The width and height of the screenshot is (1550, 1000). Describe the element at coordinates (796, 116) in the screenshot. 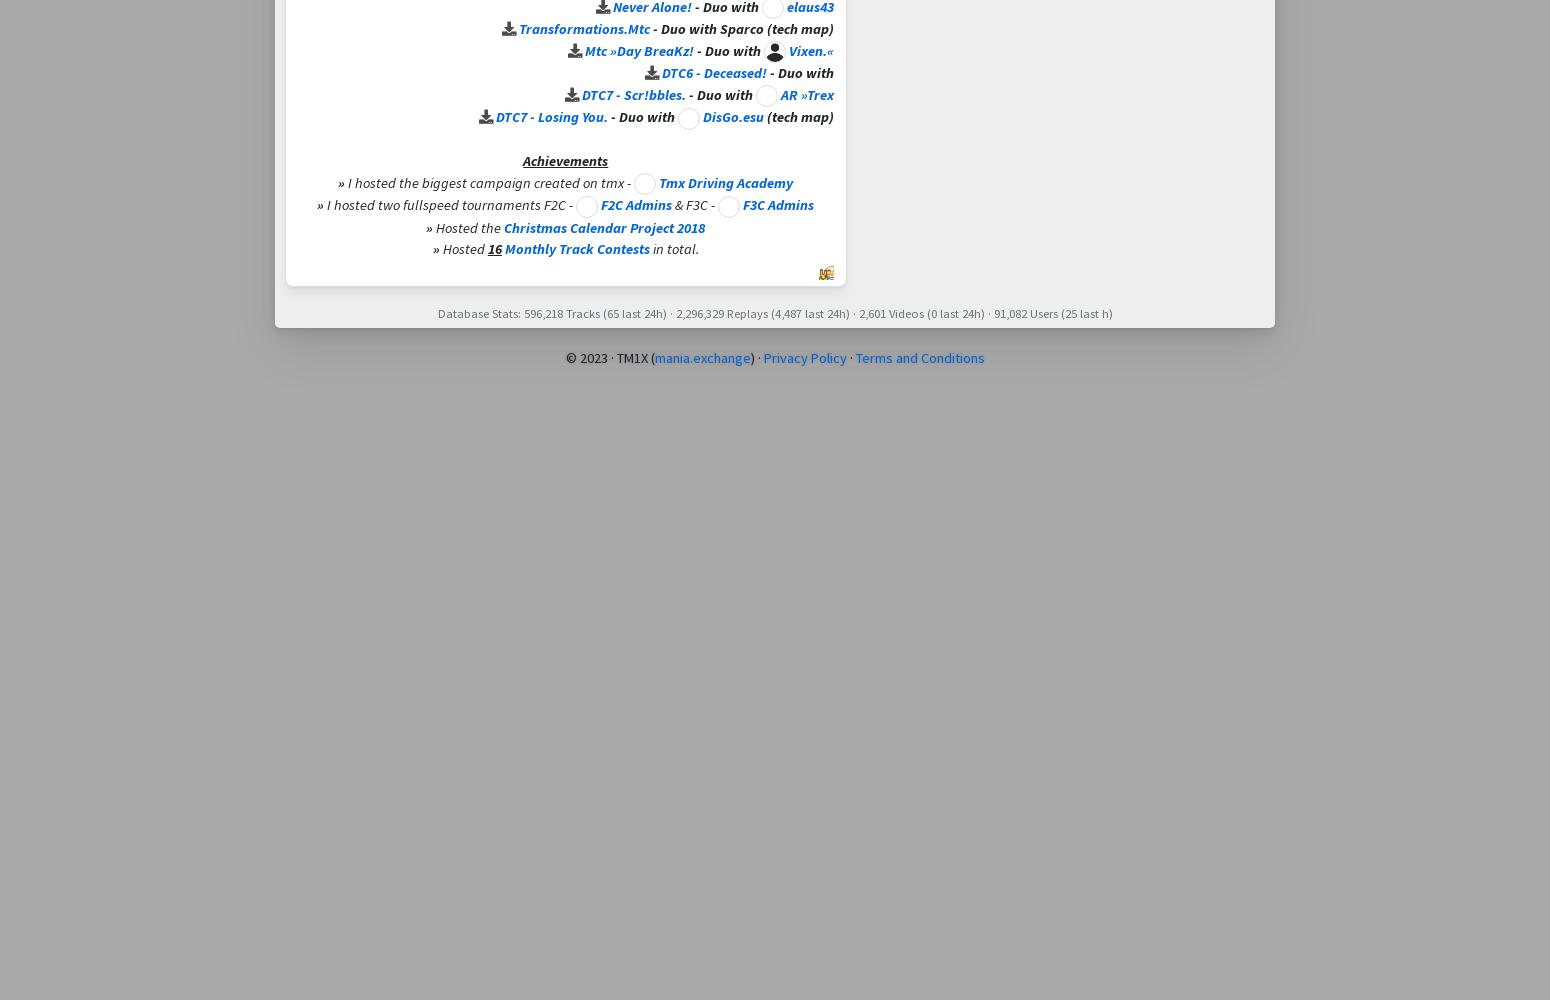

I see `'(tech map)'` at that location.